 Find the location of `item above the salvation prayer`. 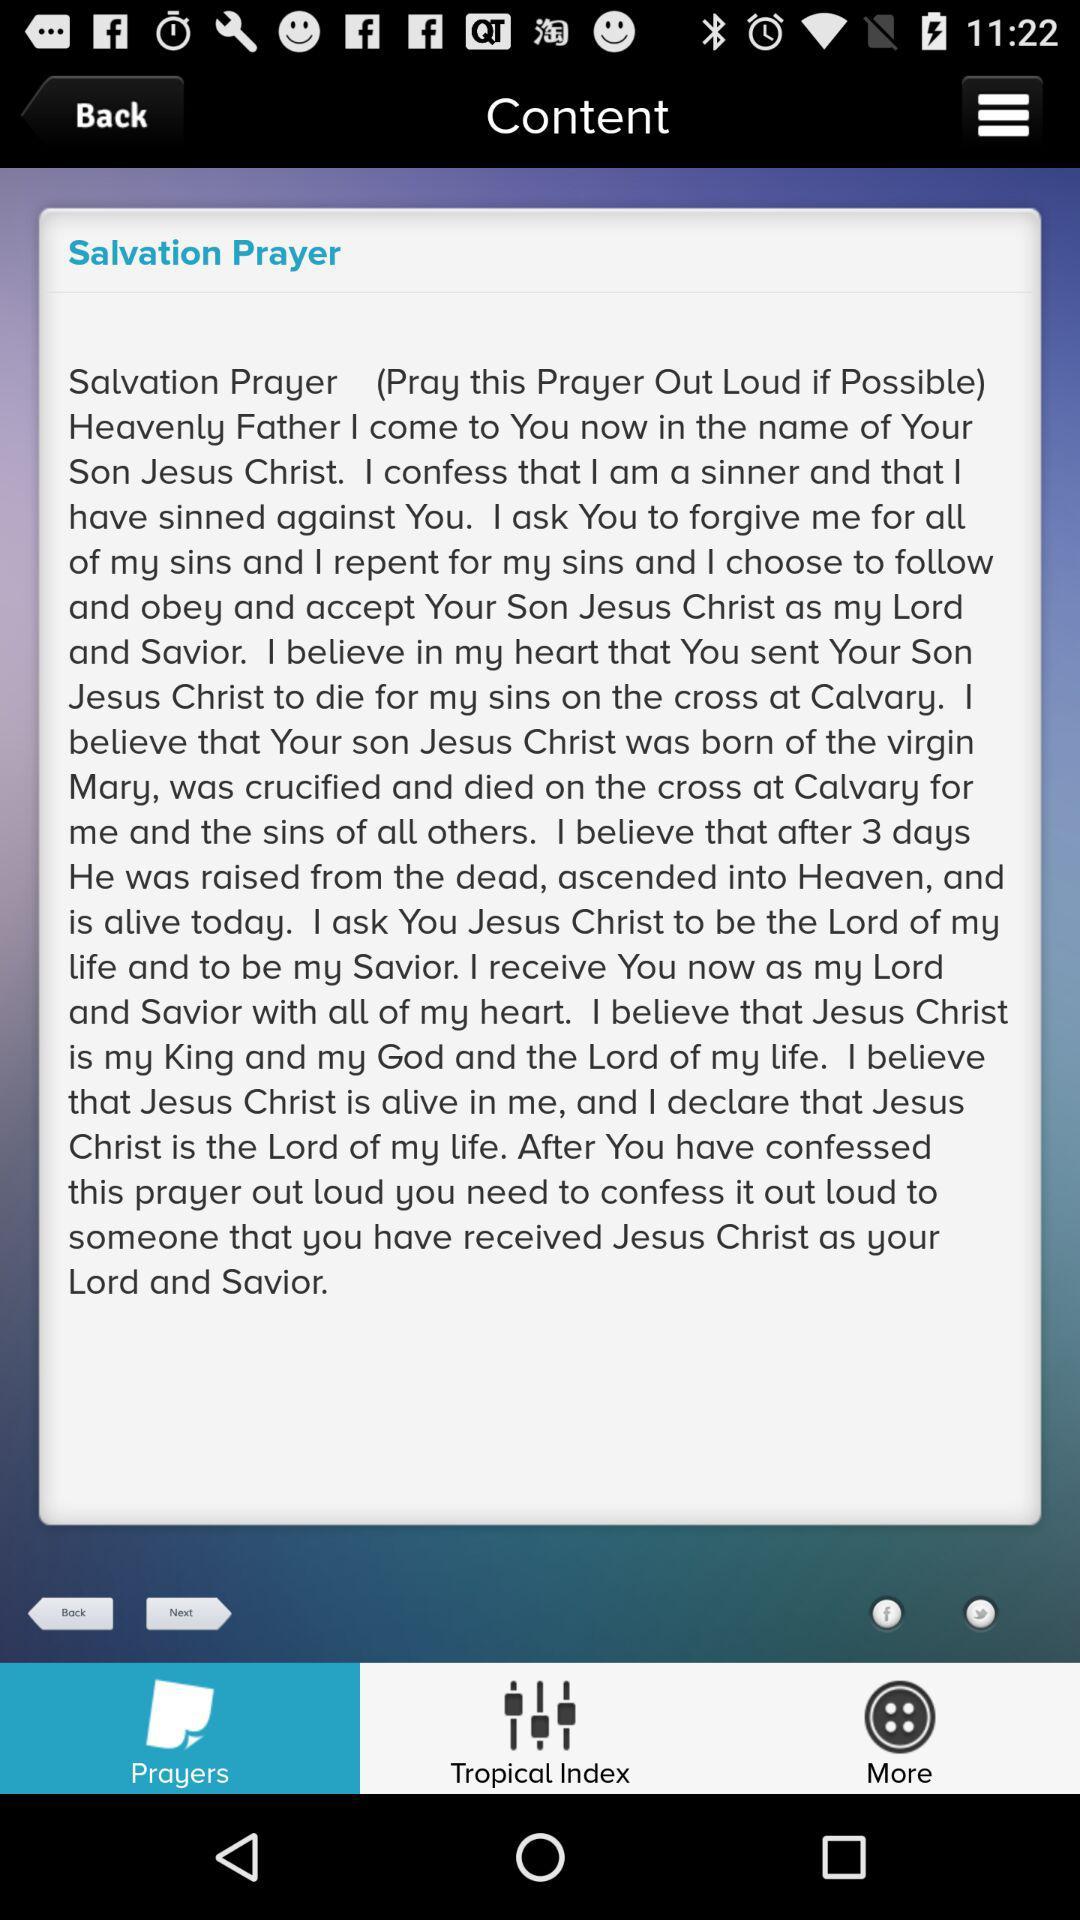

item above the salvation prayer is located at coordinates (107, 114).